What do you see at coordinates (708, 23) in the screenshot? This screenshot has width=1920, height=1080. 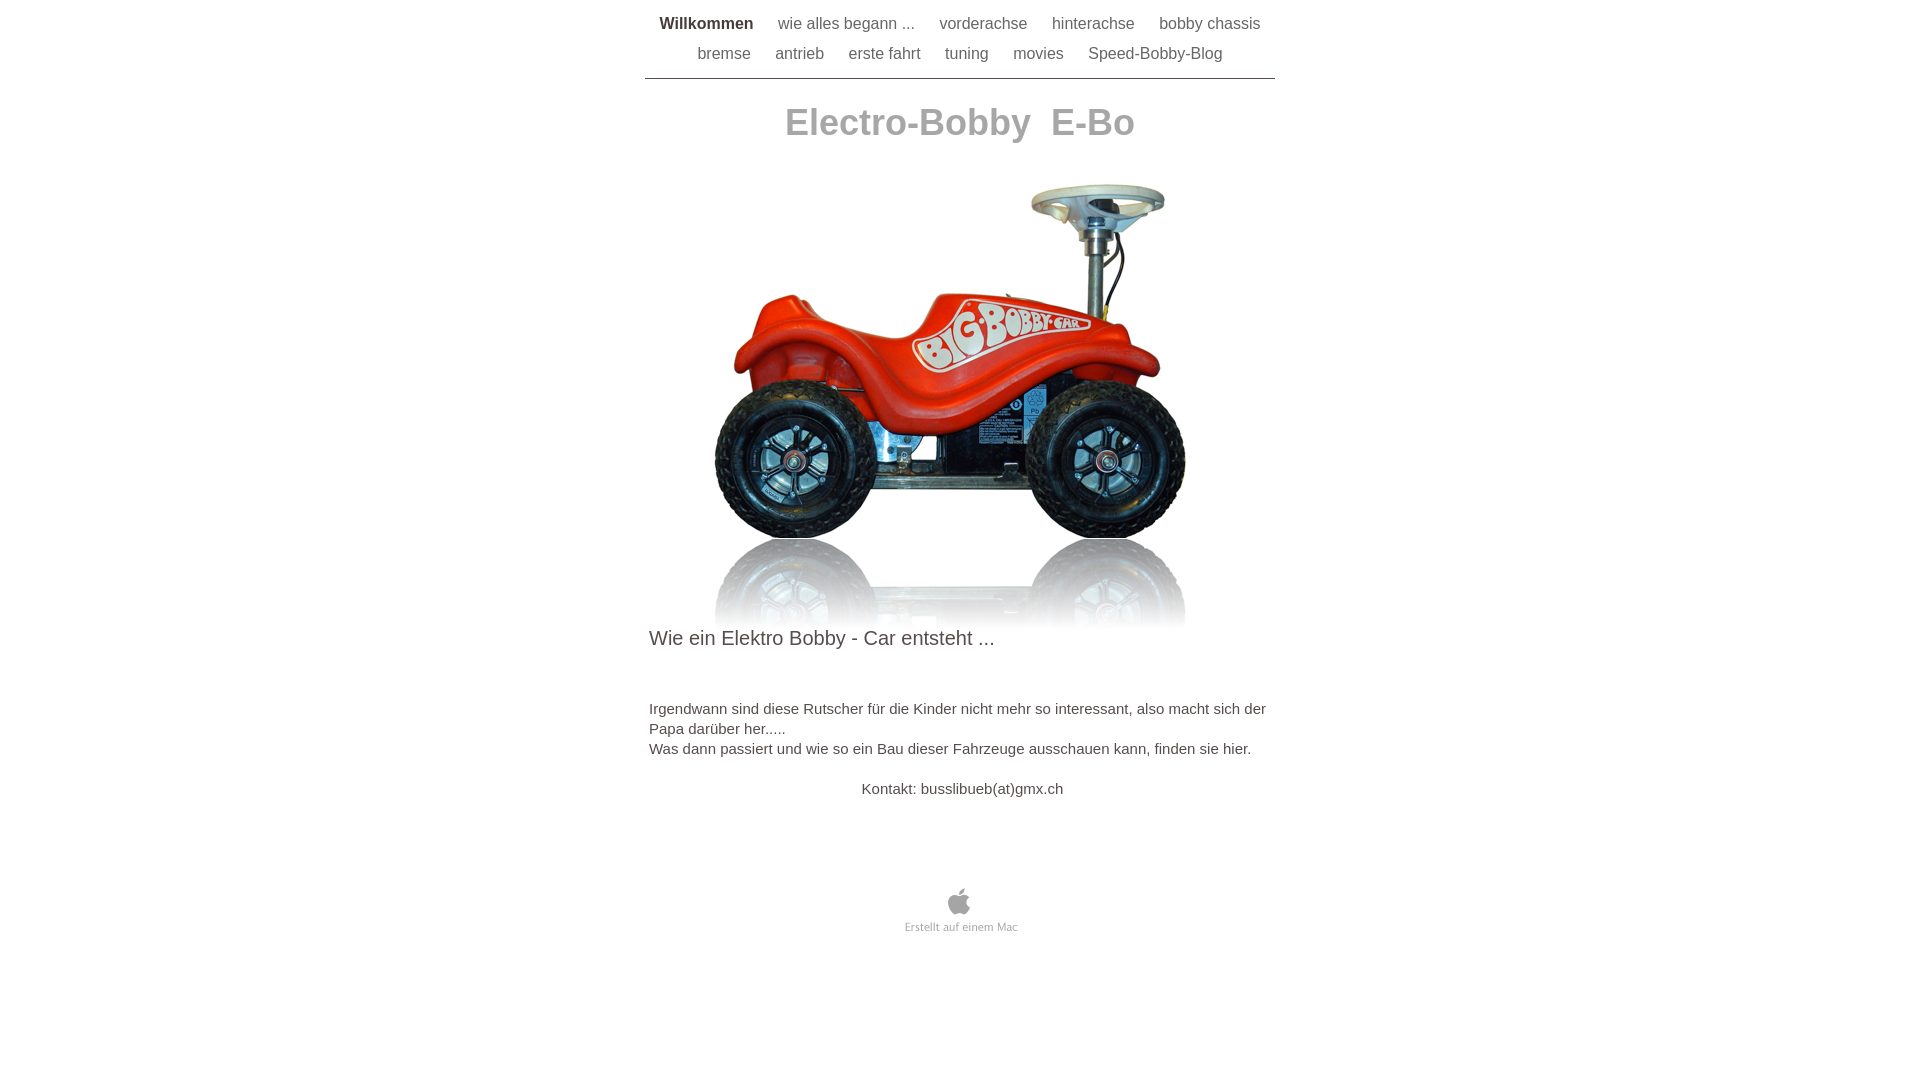 I see `'Willkommen'` at bounding box center [708, 23].